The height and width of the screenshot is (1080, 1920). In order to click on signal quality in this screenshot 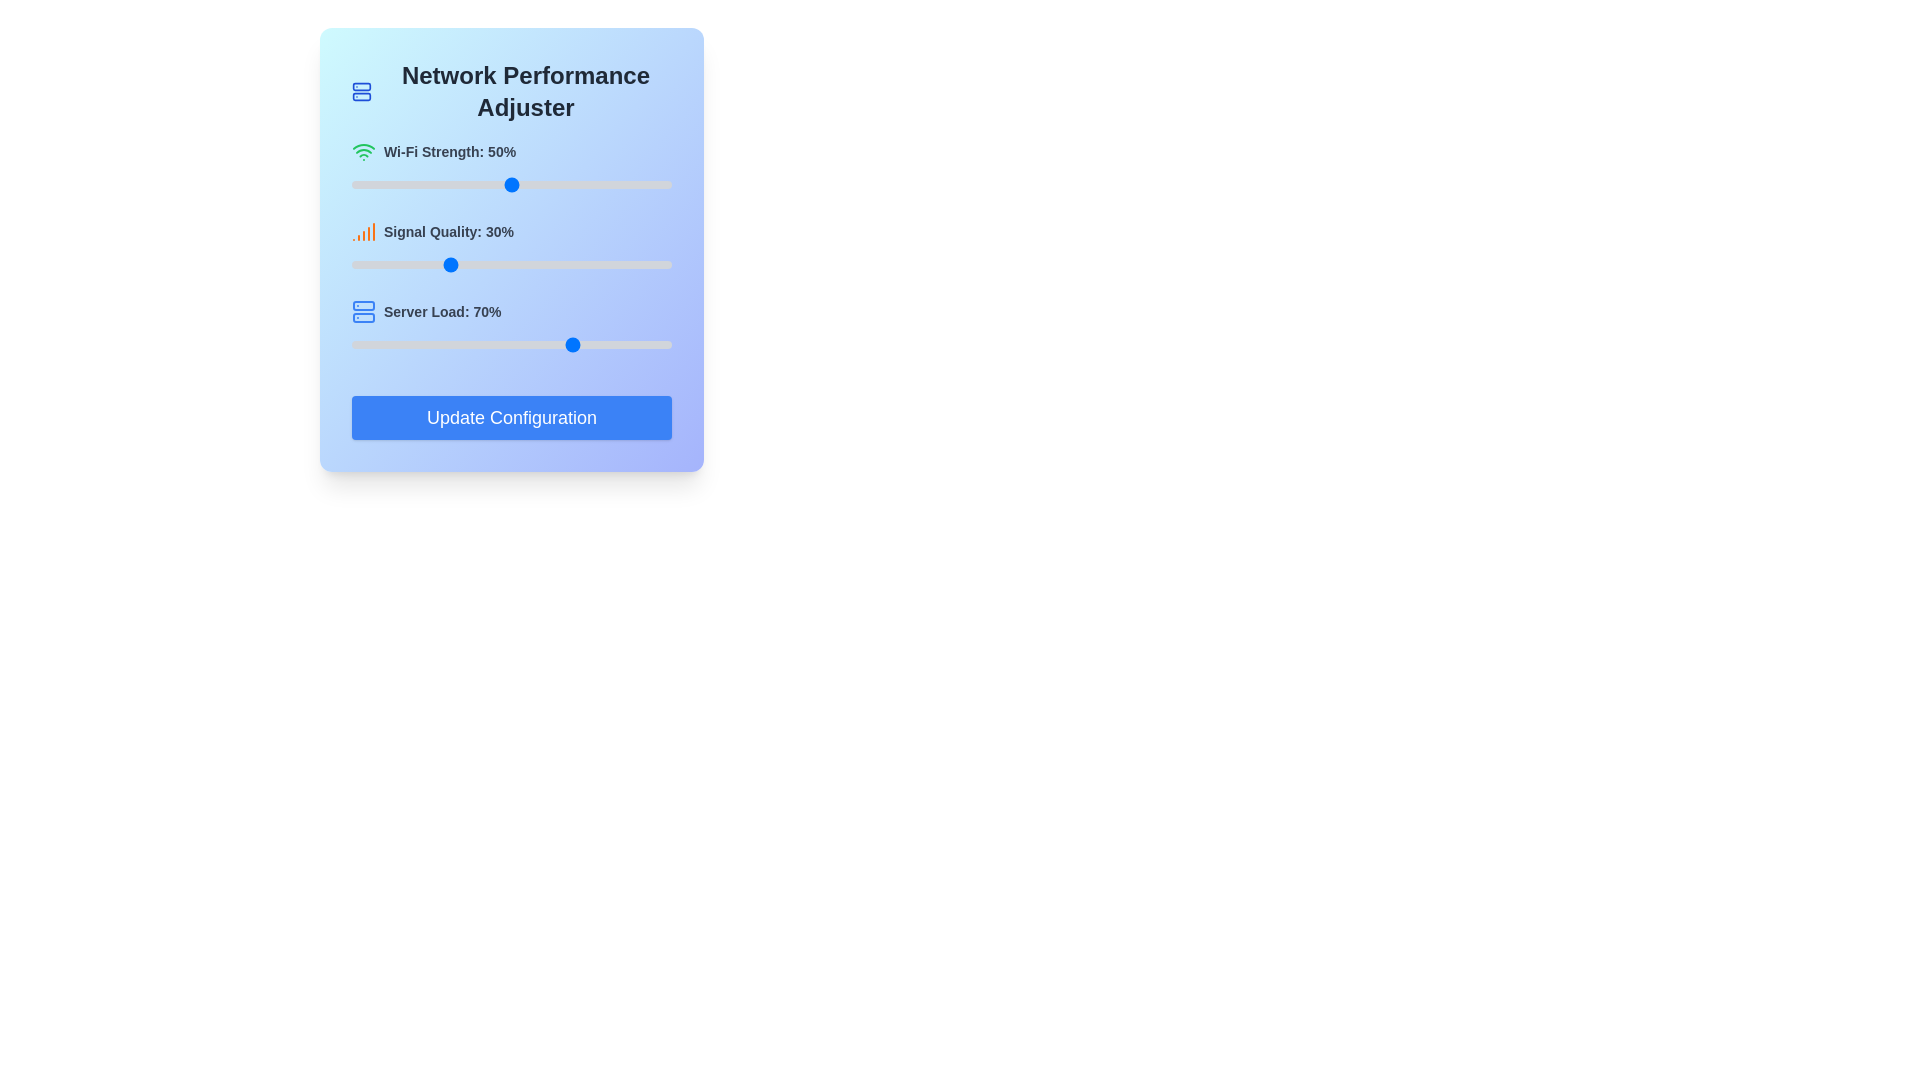, I will do `click(434, 264)`.